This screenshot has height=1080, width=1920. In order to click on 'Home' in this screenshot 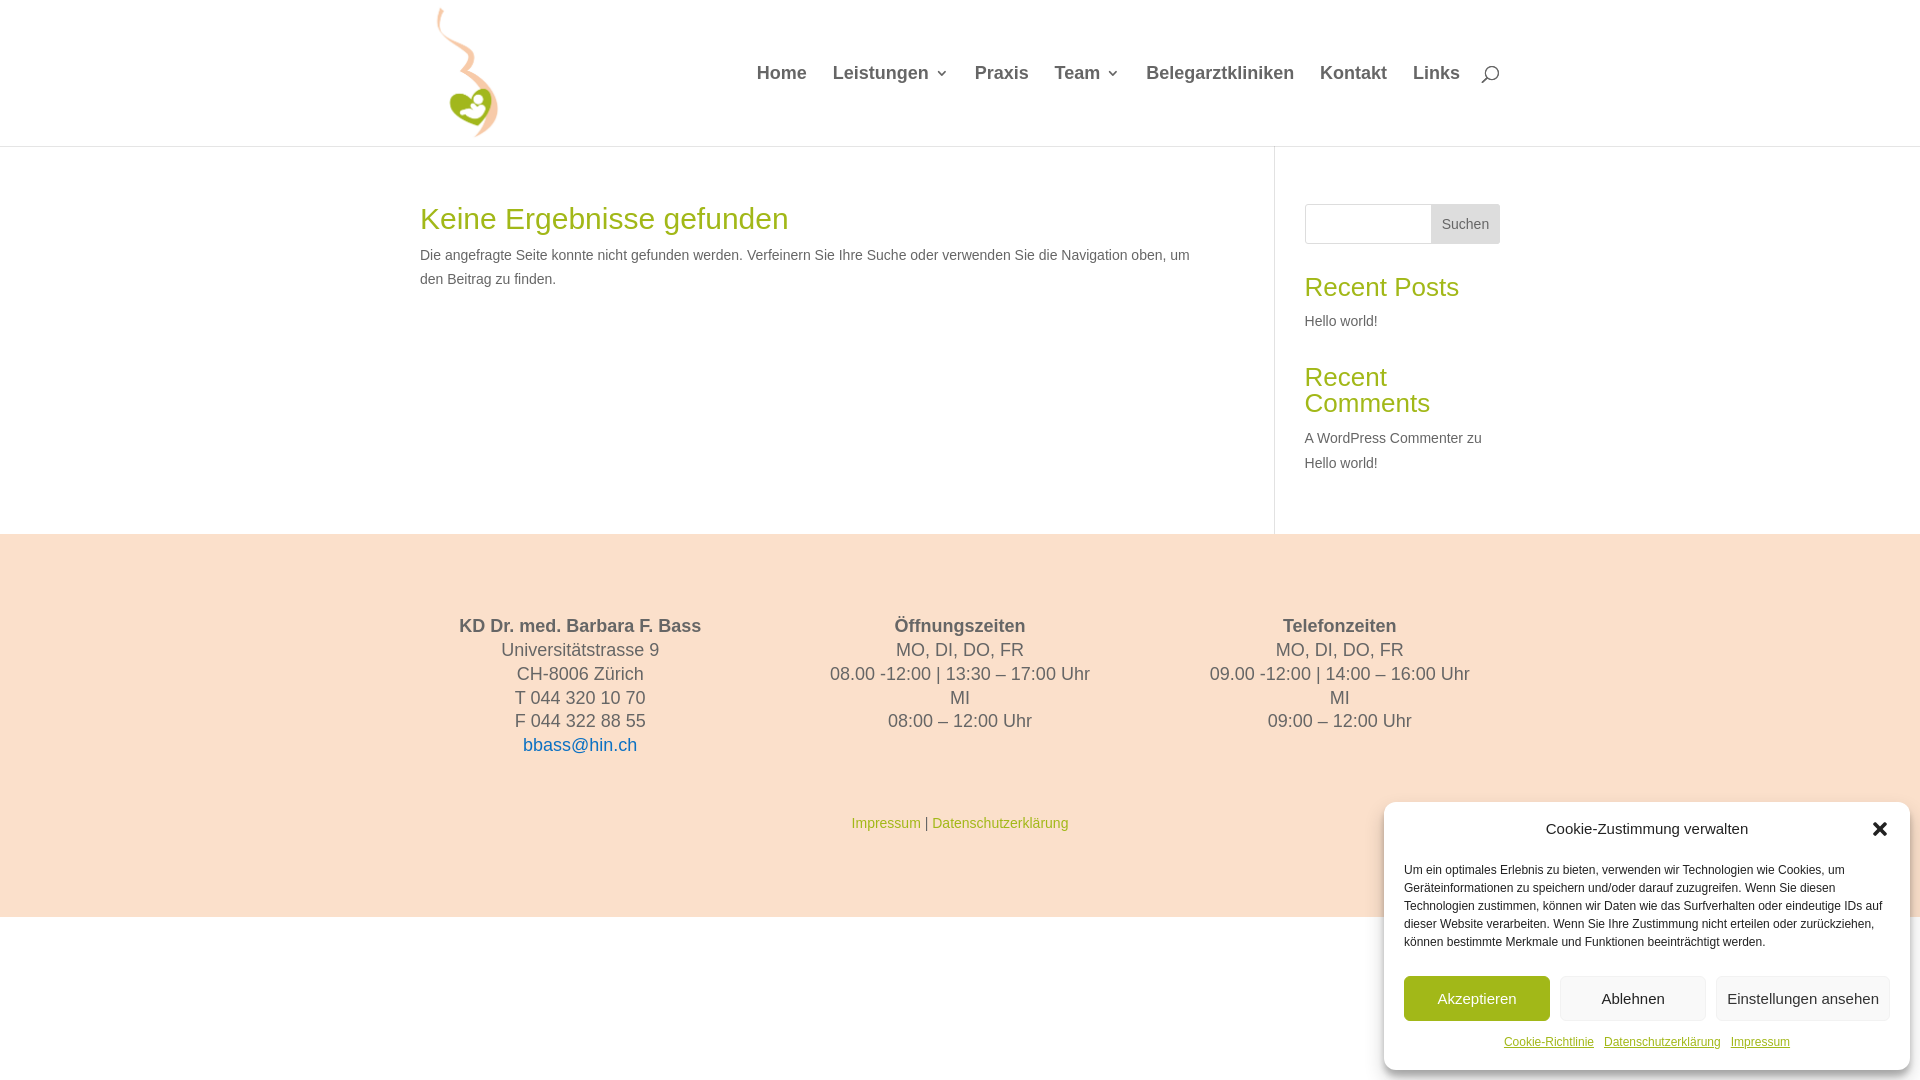, I will do `click(781, 105)`.